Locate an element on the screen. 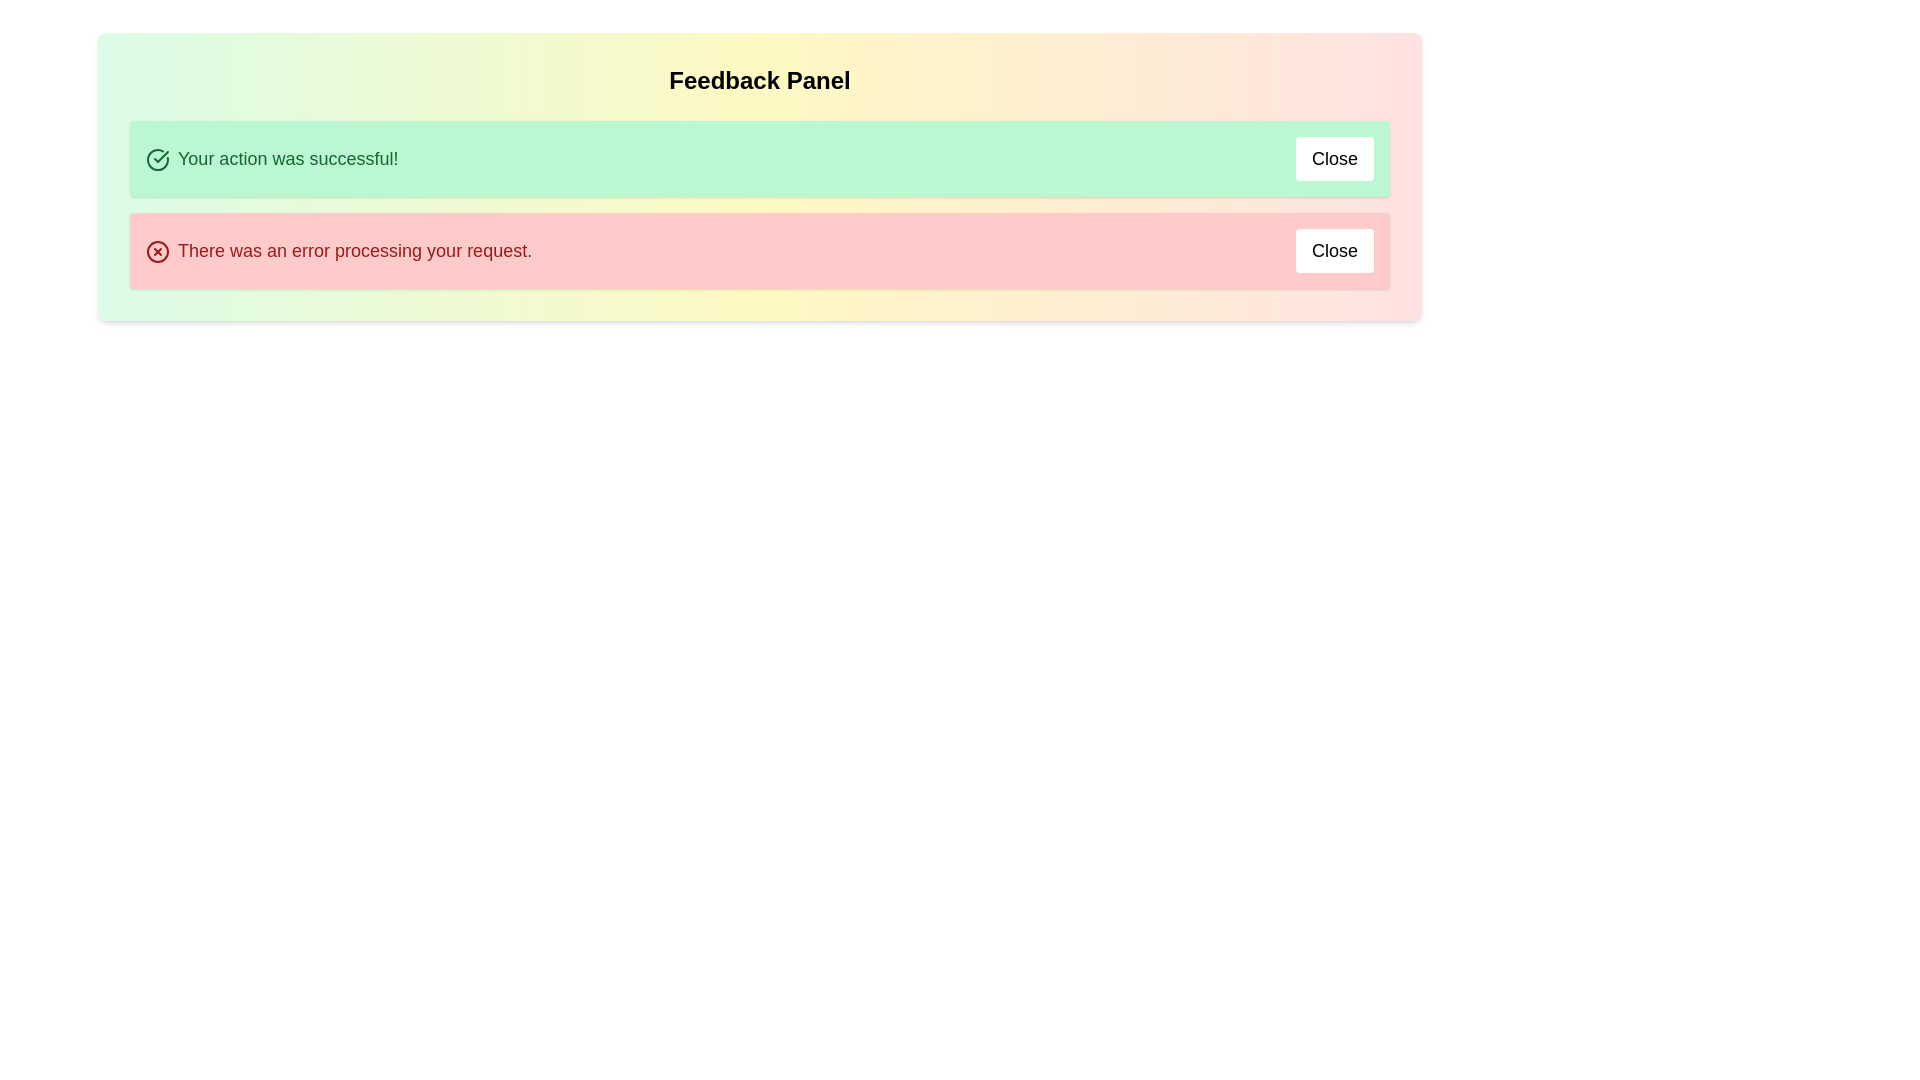  the dismiss button located on the right side of the red error message box that reads 'There was an error processing your request.' is located at coordinates (1334, 249).